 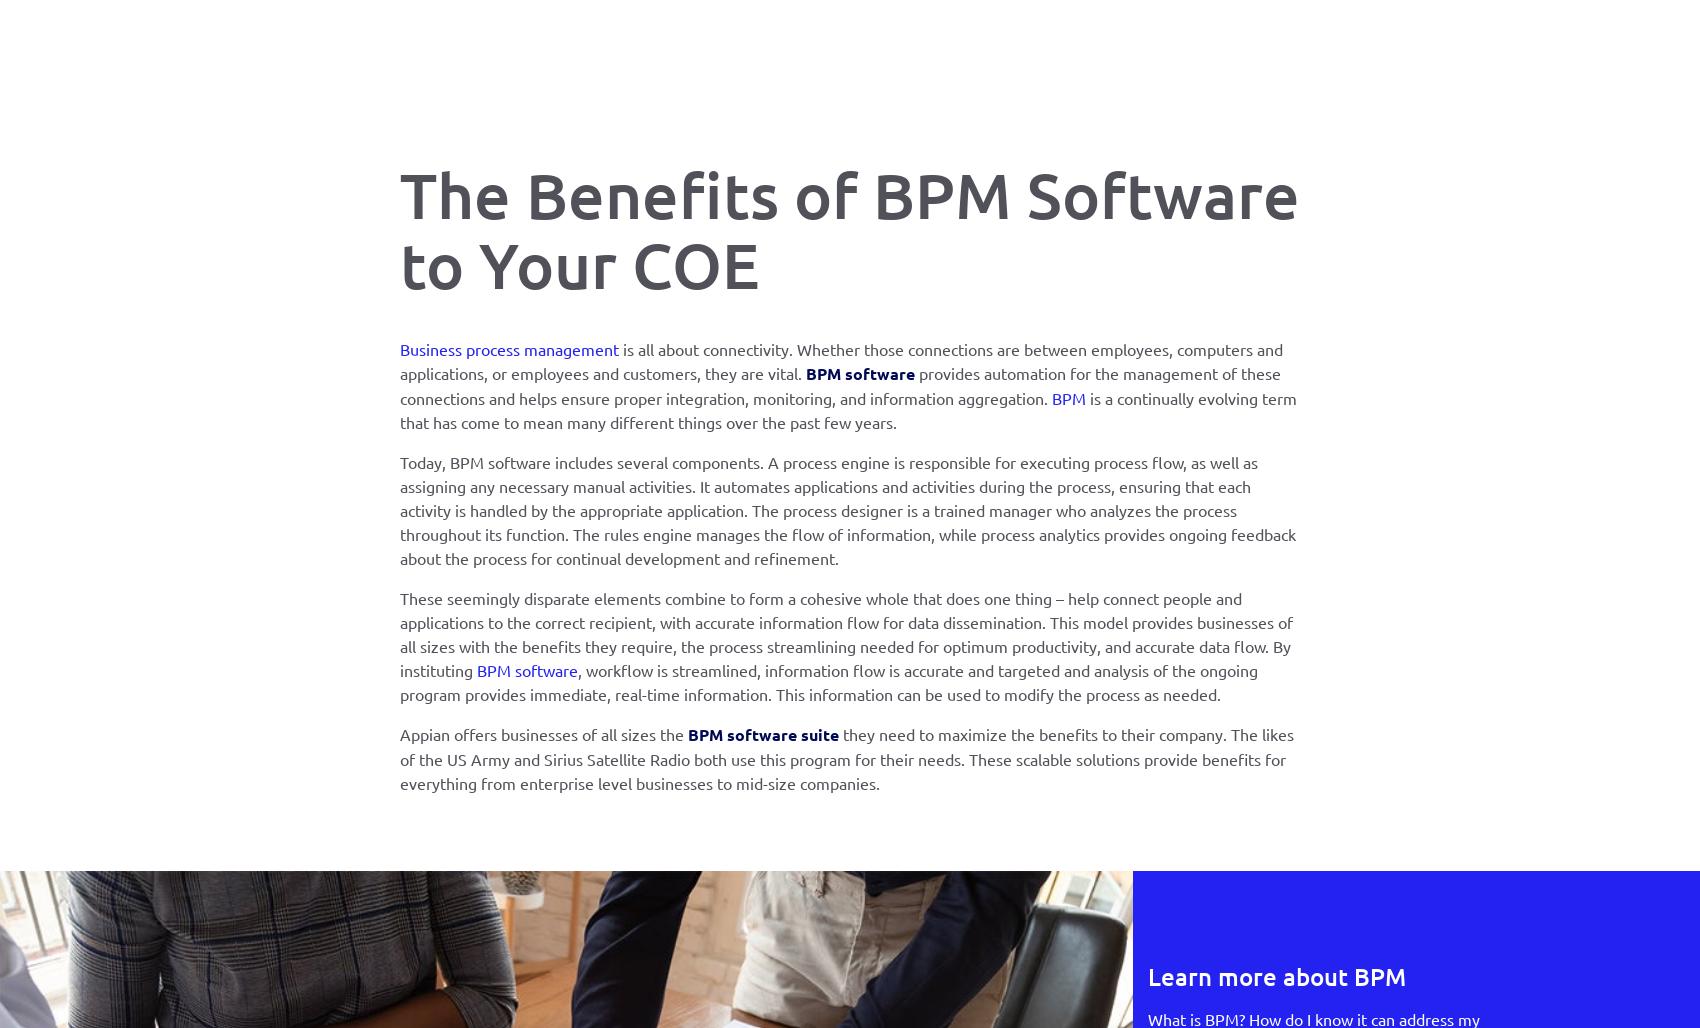 What do you see at coordinates (749, 410) in the screenshot?
I see `'Environmental Policy'` at bounding box center [749, 410].